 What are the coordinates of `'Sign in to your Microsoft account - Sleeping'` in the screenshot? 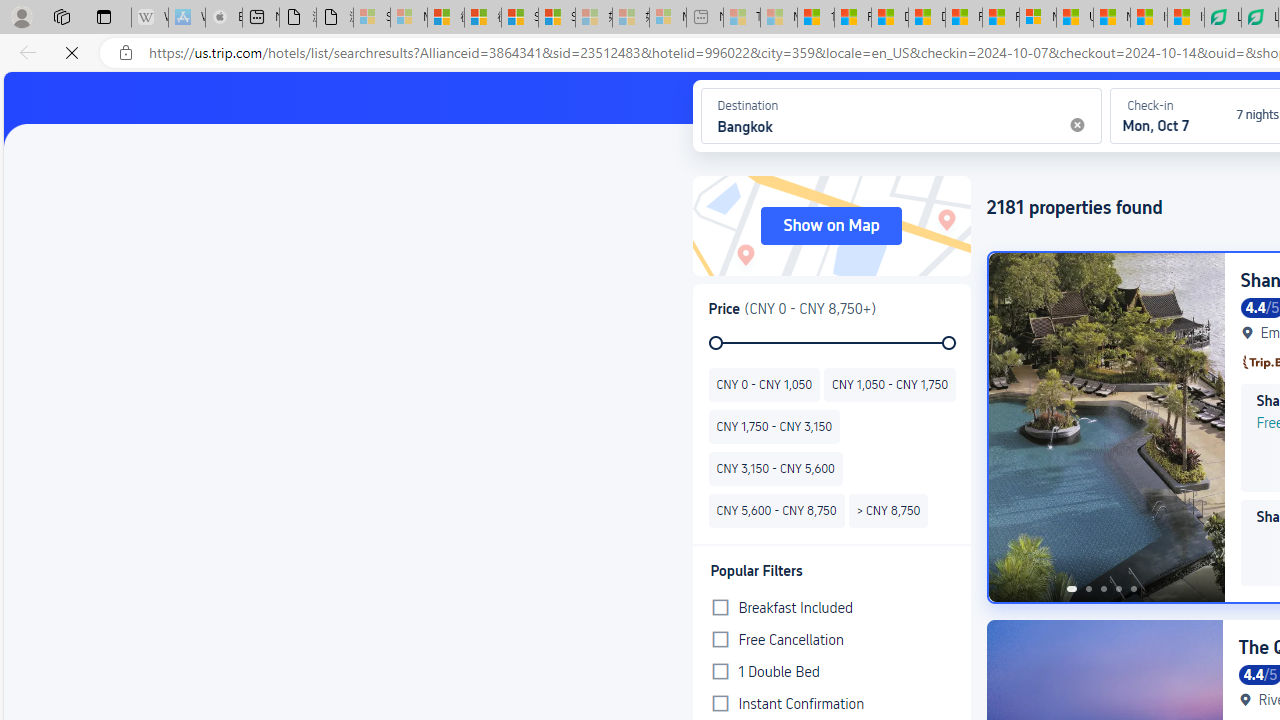 It's located at (372, 17).